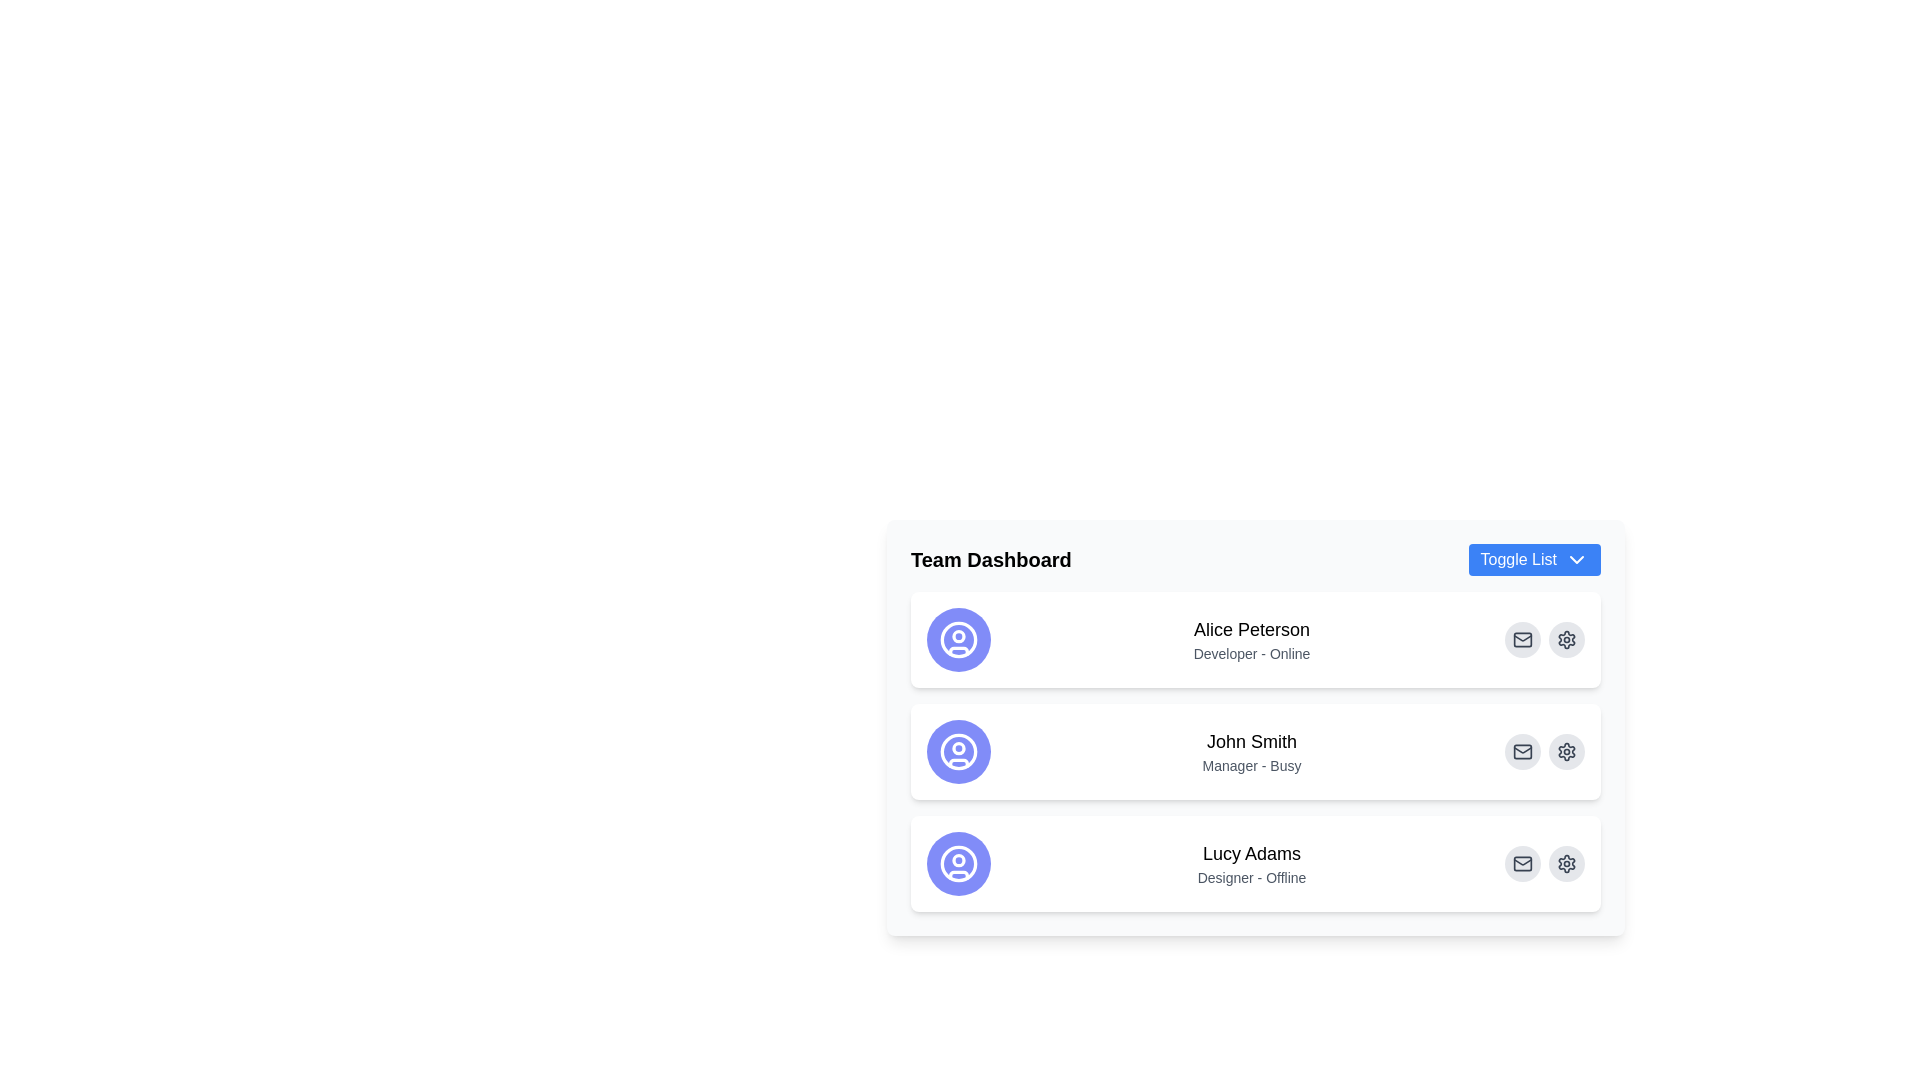 This screenshot has height=1080, width=1920. What do you see at coordinates (1251, 877) in the screenshot?
I see `the text label that reads 'Designer - Offline', which is styled in a smaller gray font and positioned directly below 'Lucy Adams'` at bounding box center [1251, 877].